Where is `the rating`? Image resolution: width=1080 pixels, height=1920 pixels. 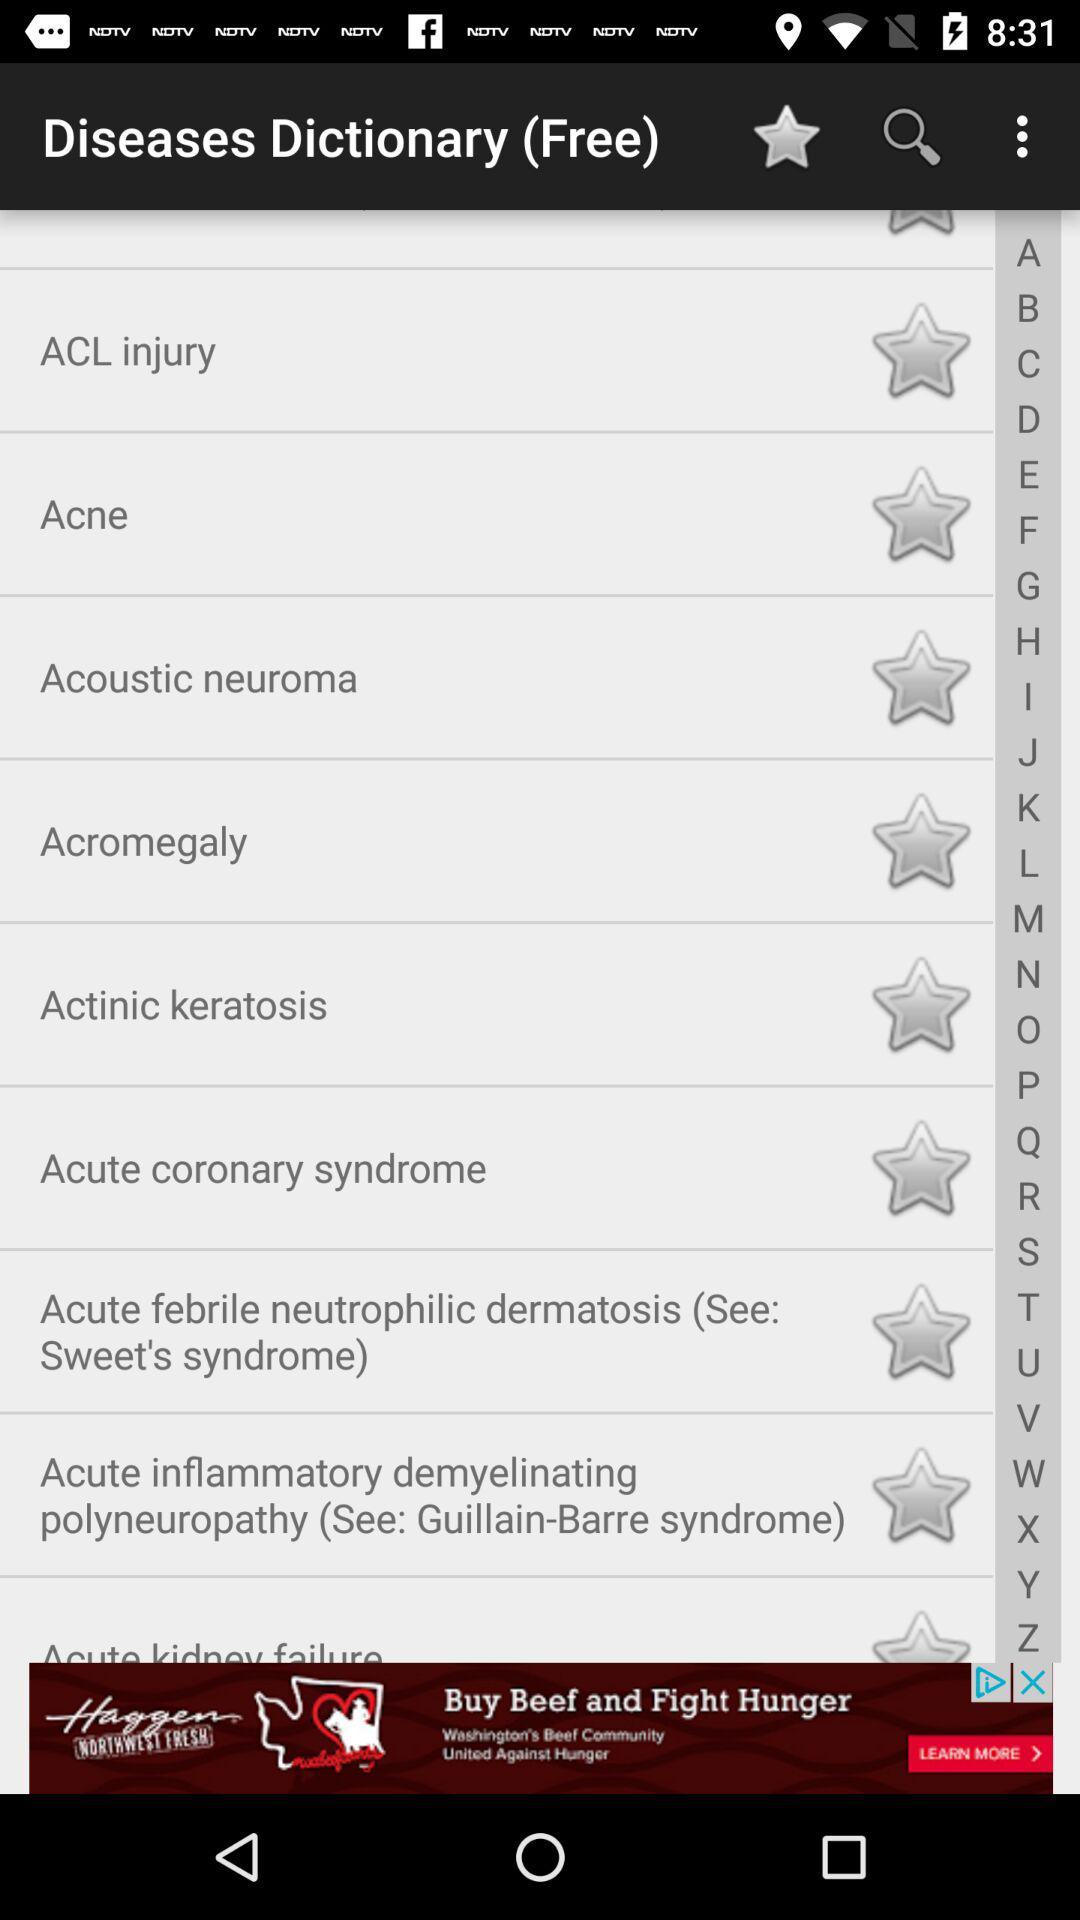 the rating is located at coordinates (920, 226).